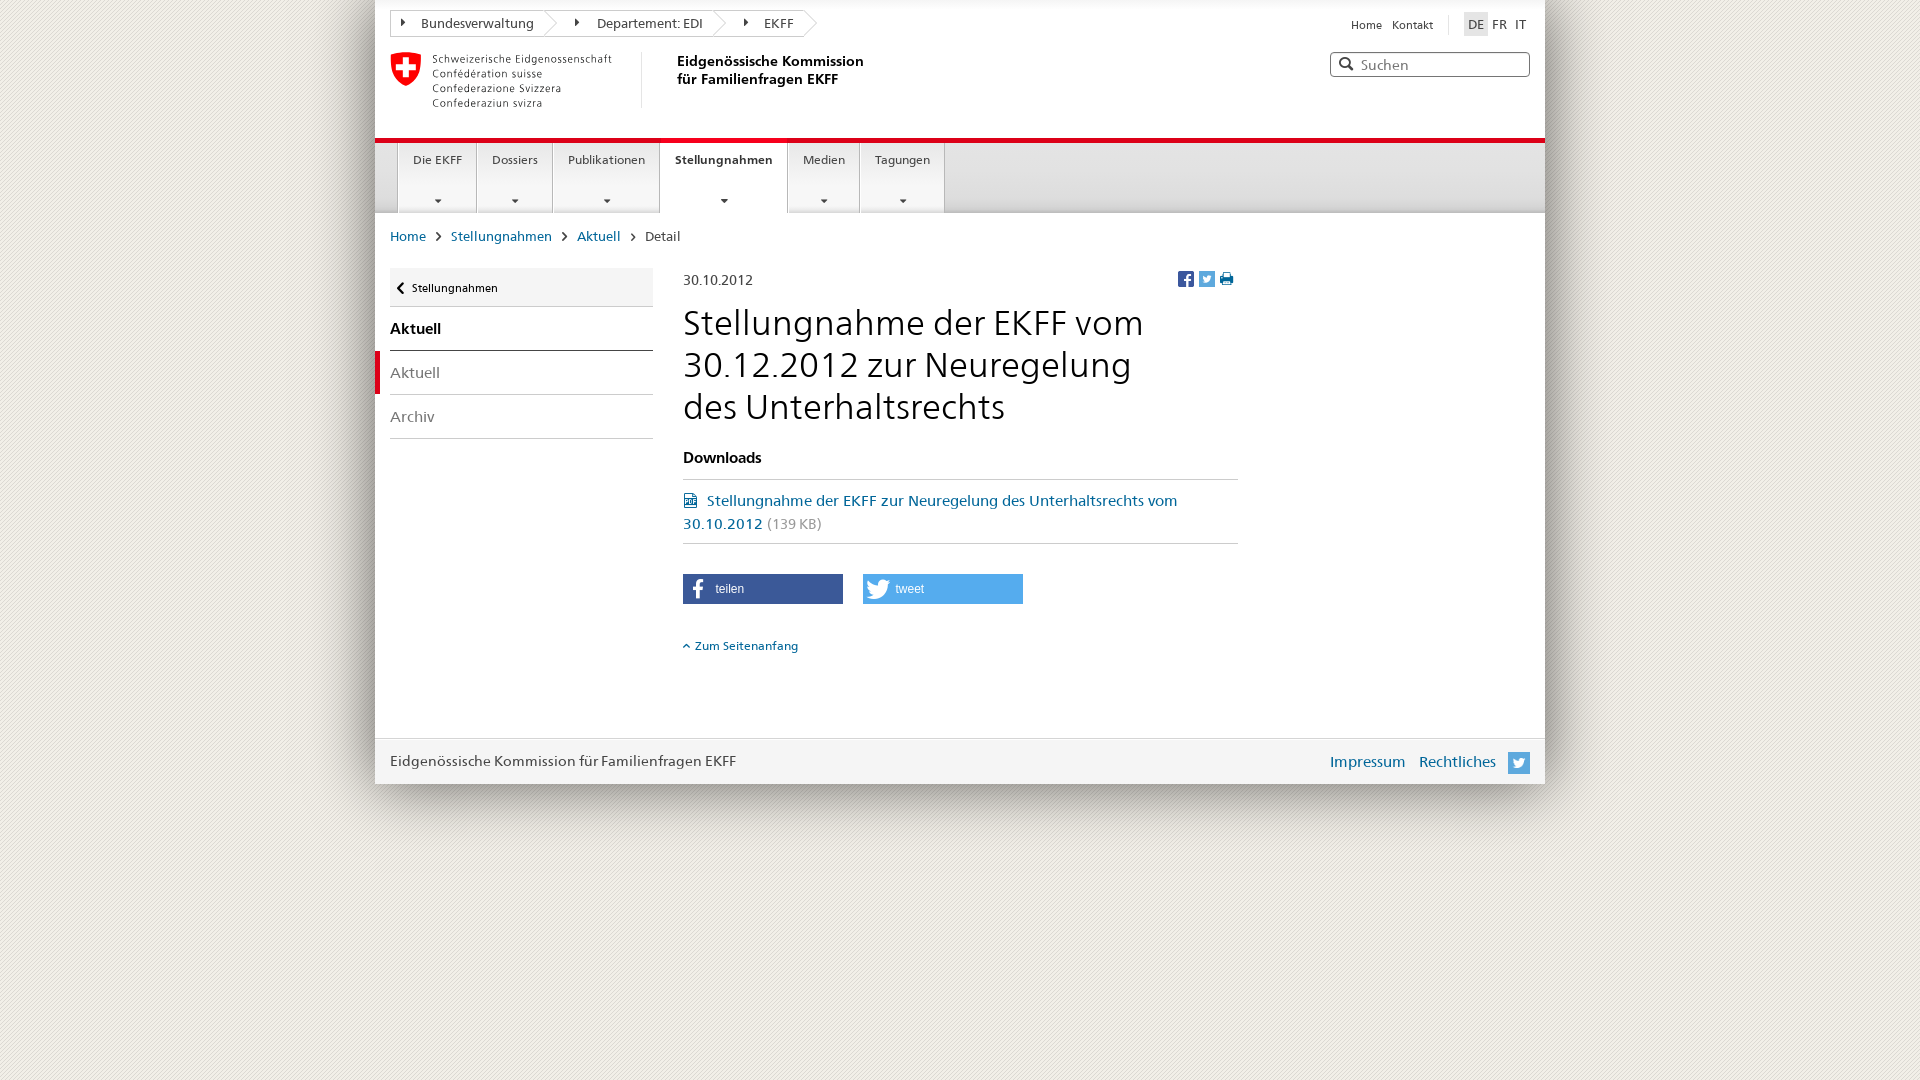  Describe the element at coordinates (1365, 24) in the screenshot. I see `'Home'` at that location.